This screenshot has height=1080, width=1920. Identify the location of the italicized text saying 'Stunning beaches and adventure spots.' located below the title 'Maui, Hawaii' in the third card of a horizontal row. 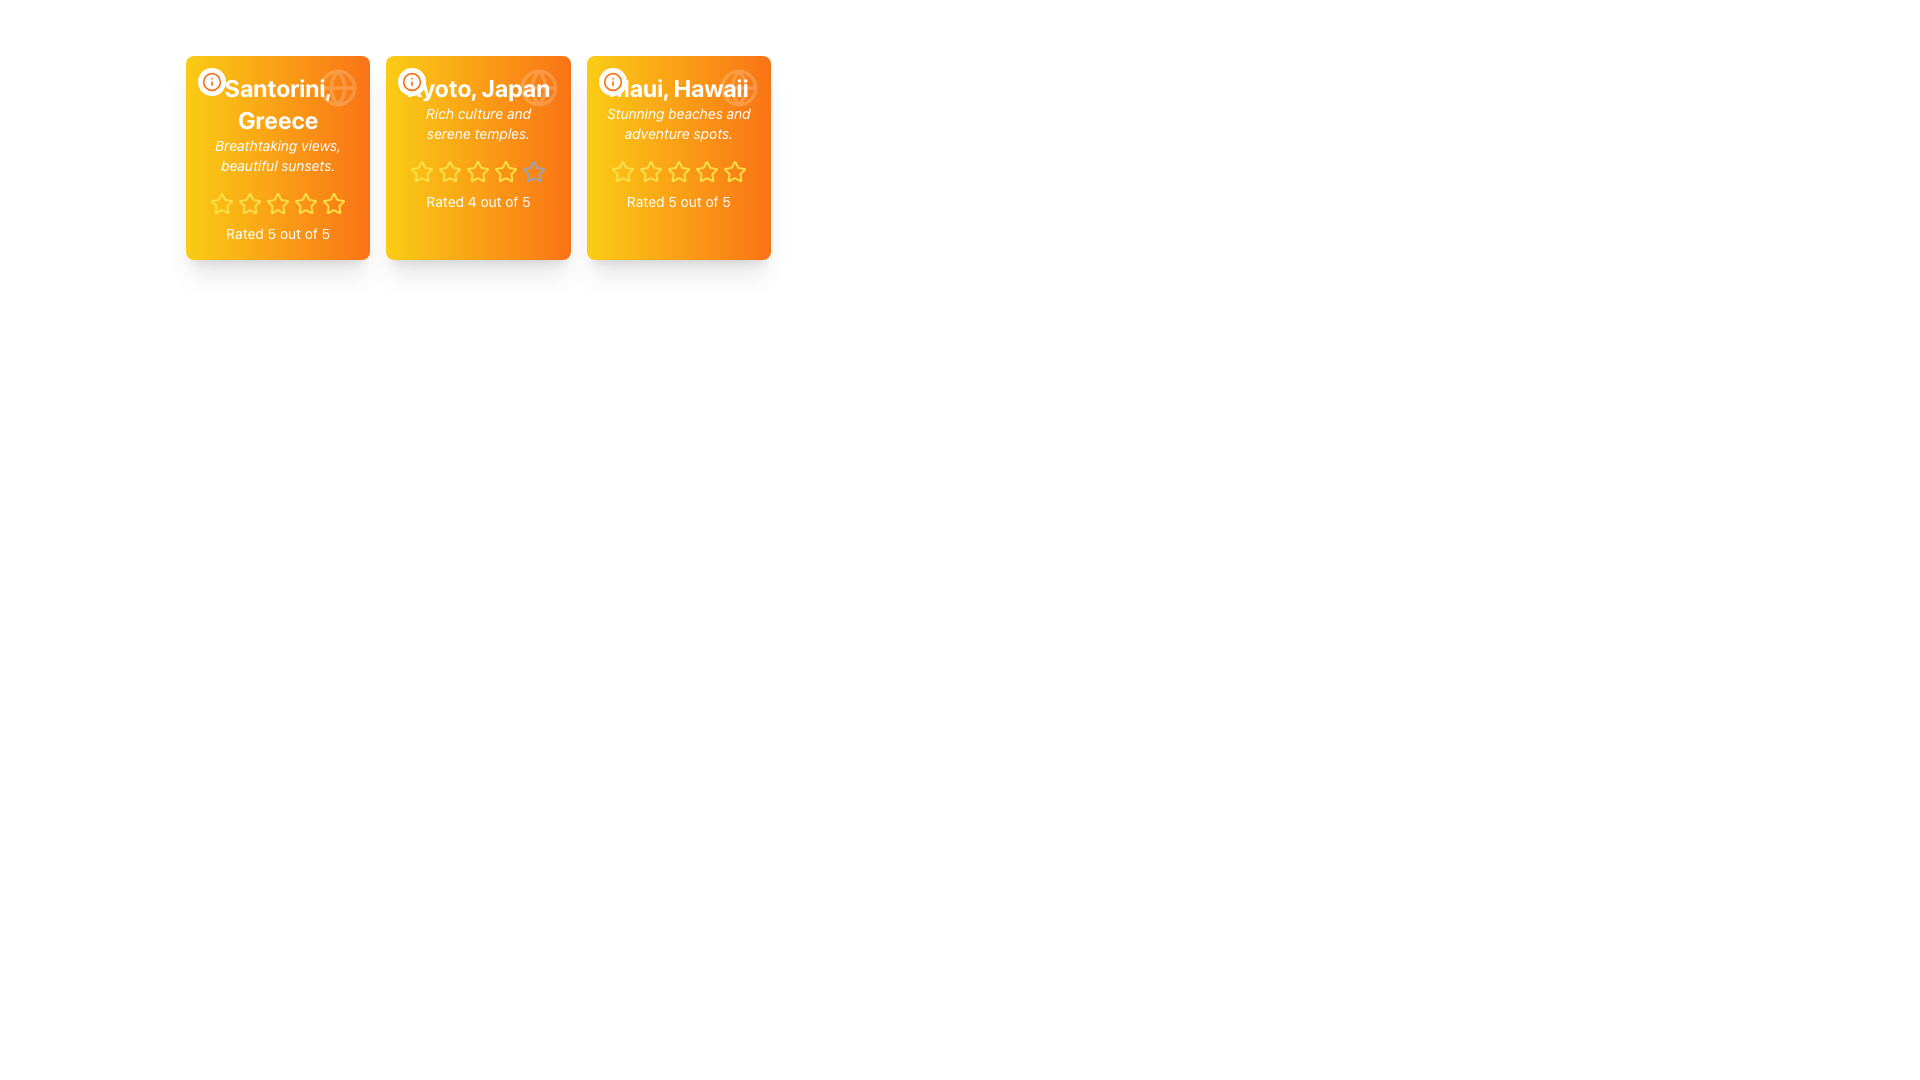
(678, 123).